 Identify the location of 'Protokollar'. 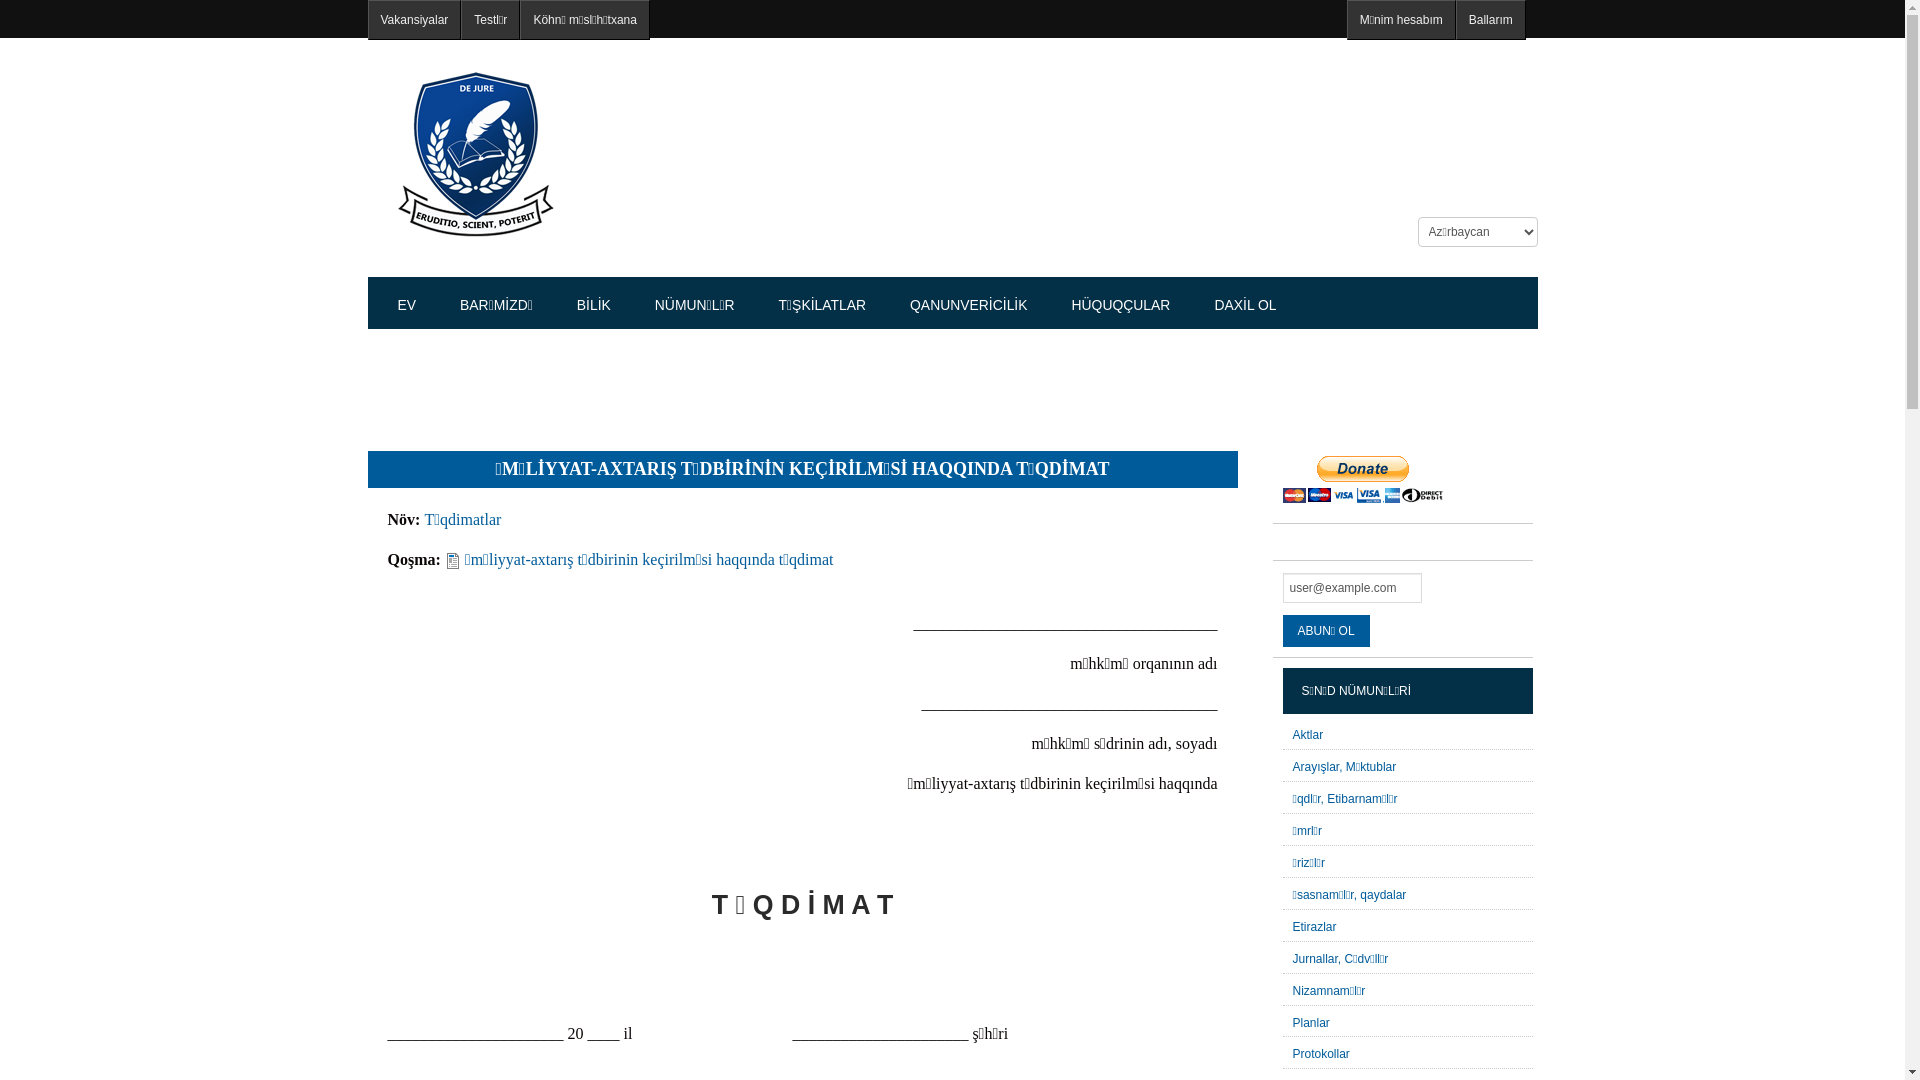
(1320, 1052).